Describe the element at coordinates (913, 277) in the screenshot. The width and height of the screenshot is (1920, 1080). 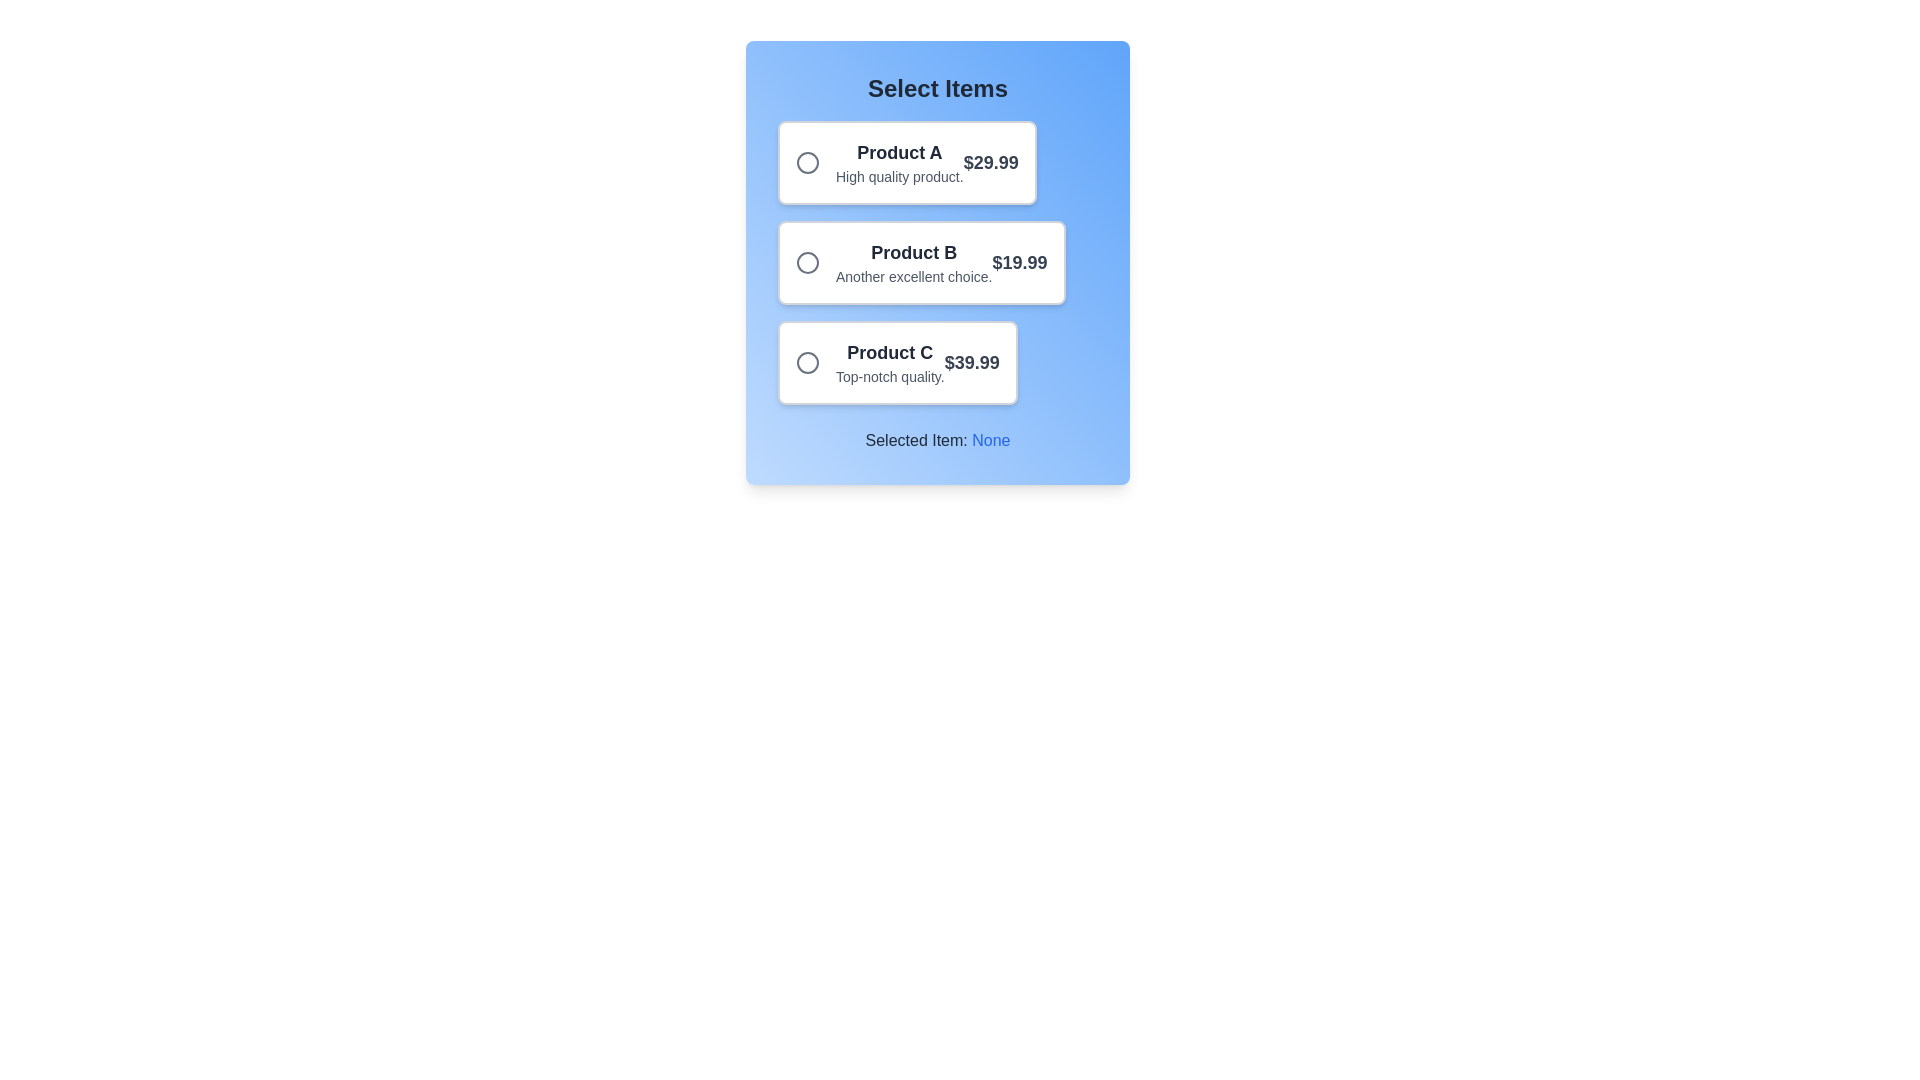
I see `the text label that provides additional descriptive information about 'Product B', located beneath the 'Product B' label in the selectable list` at that location.